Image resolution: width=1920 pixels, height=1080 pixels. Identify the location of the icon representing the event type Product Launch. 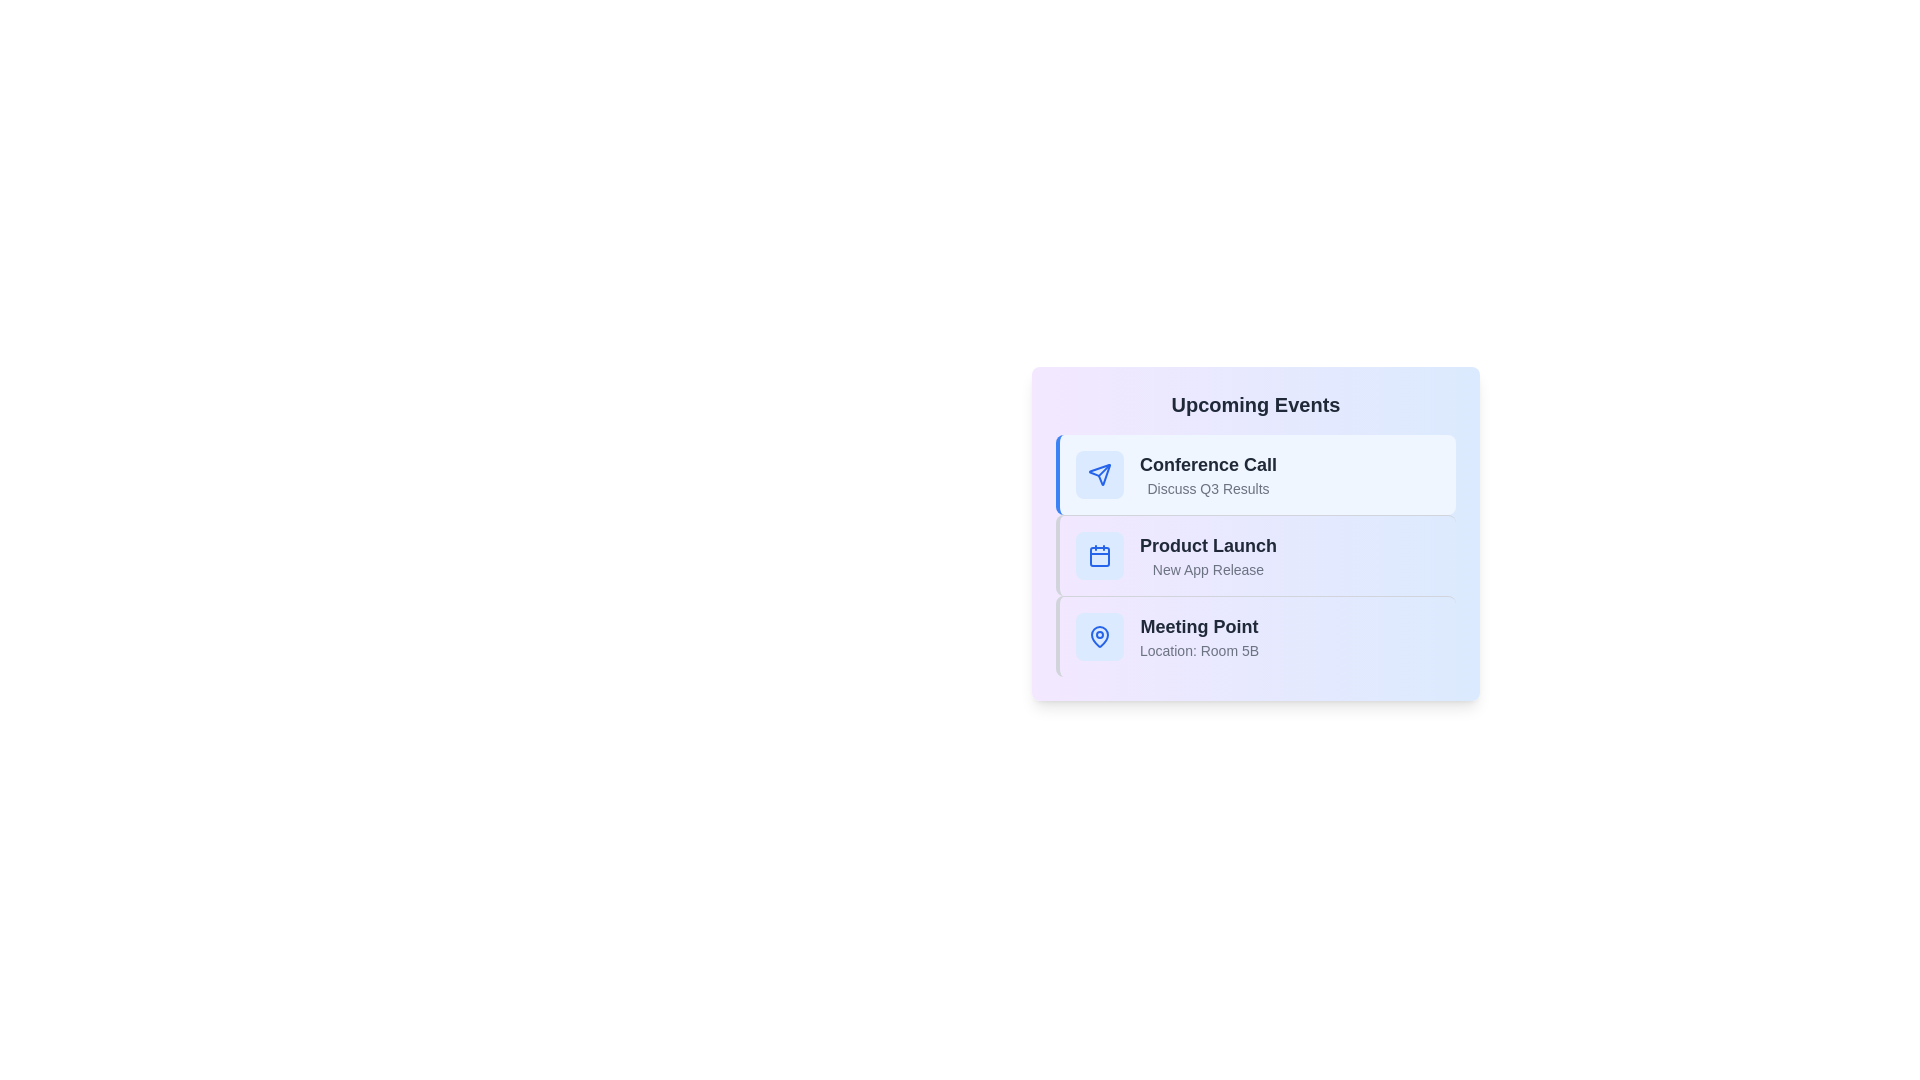
(1098, 555).